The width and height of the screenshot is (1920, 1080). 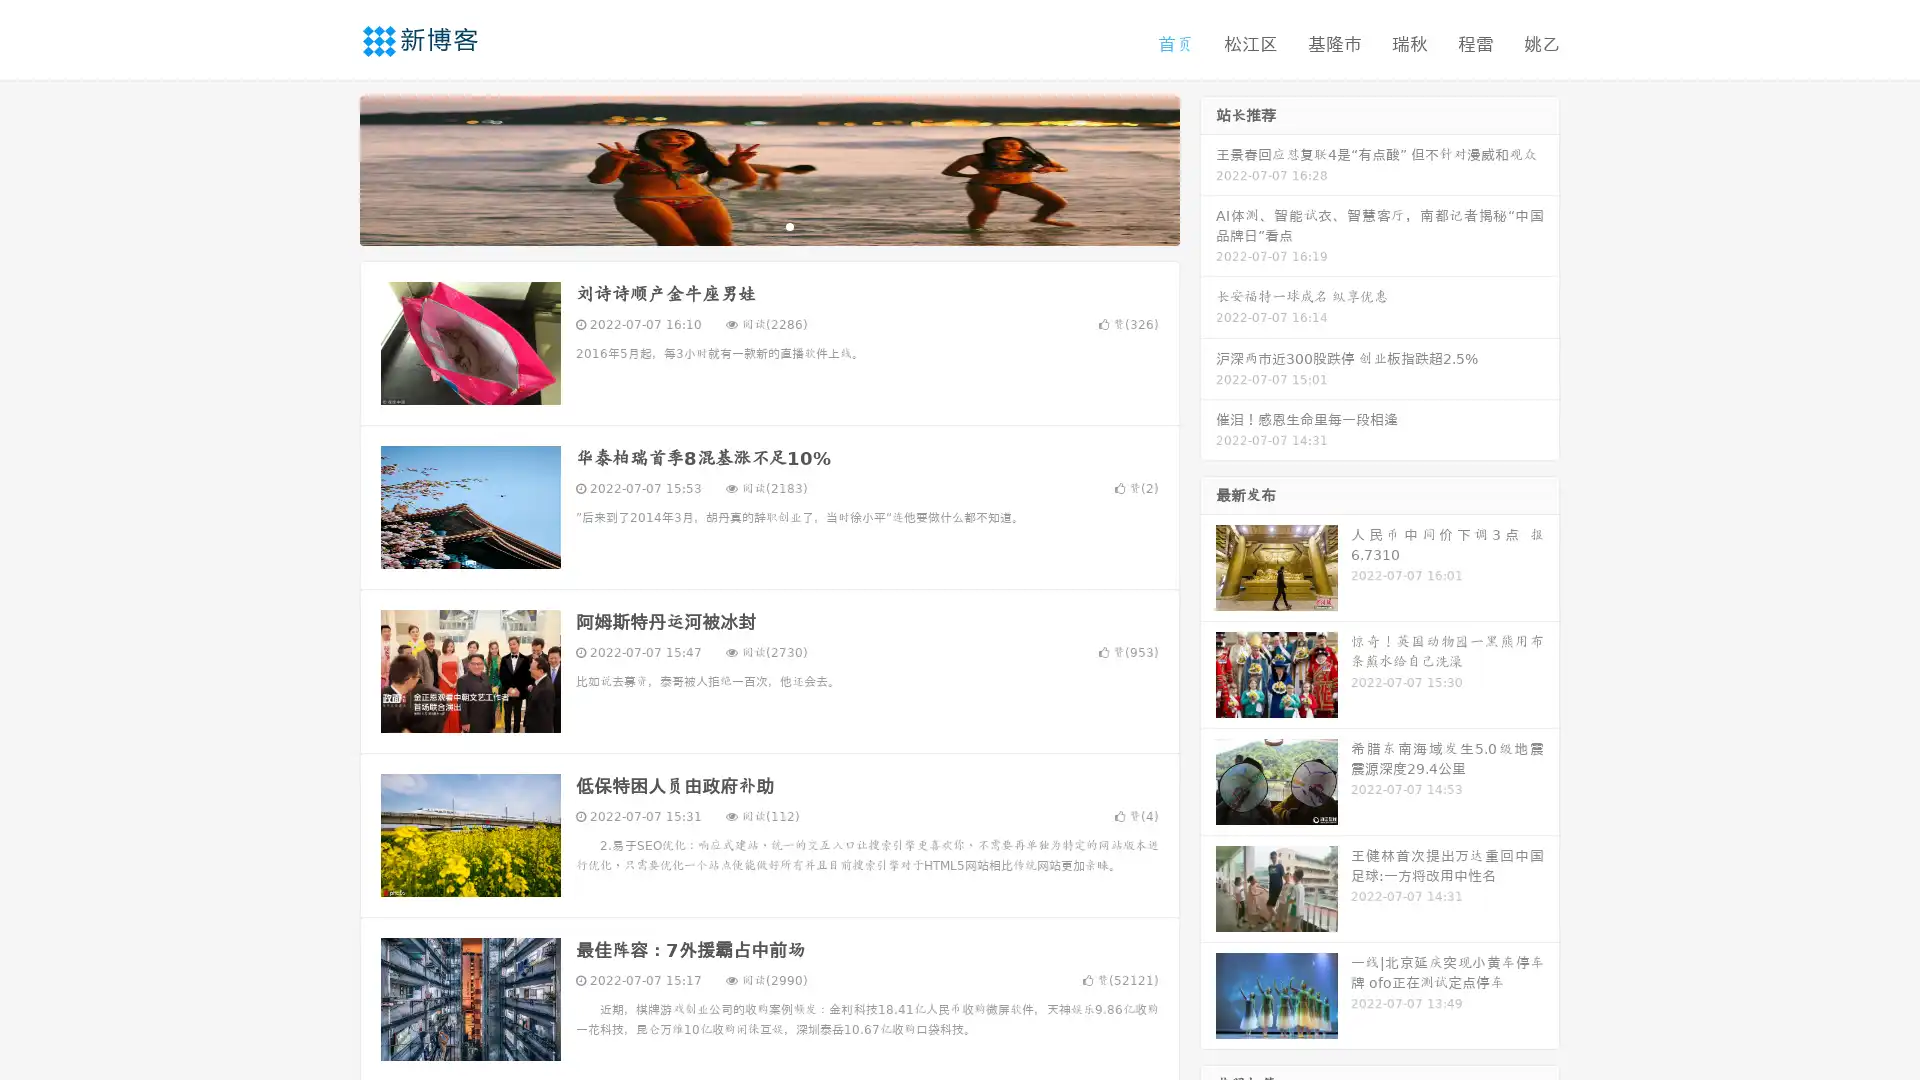 What do you see at coordinates (789, 225) in the screenshot?
I see `Go to slide 3` at bounding box center [789, 225].